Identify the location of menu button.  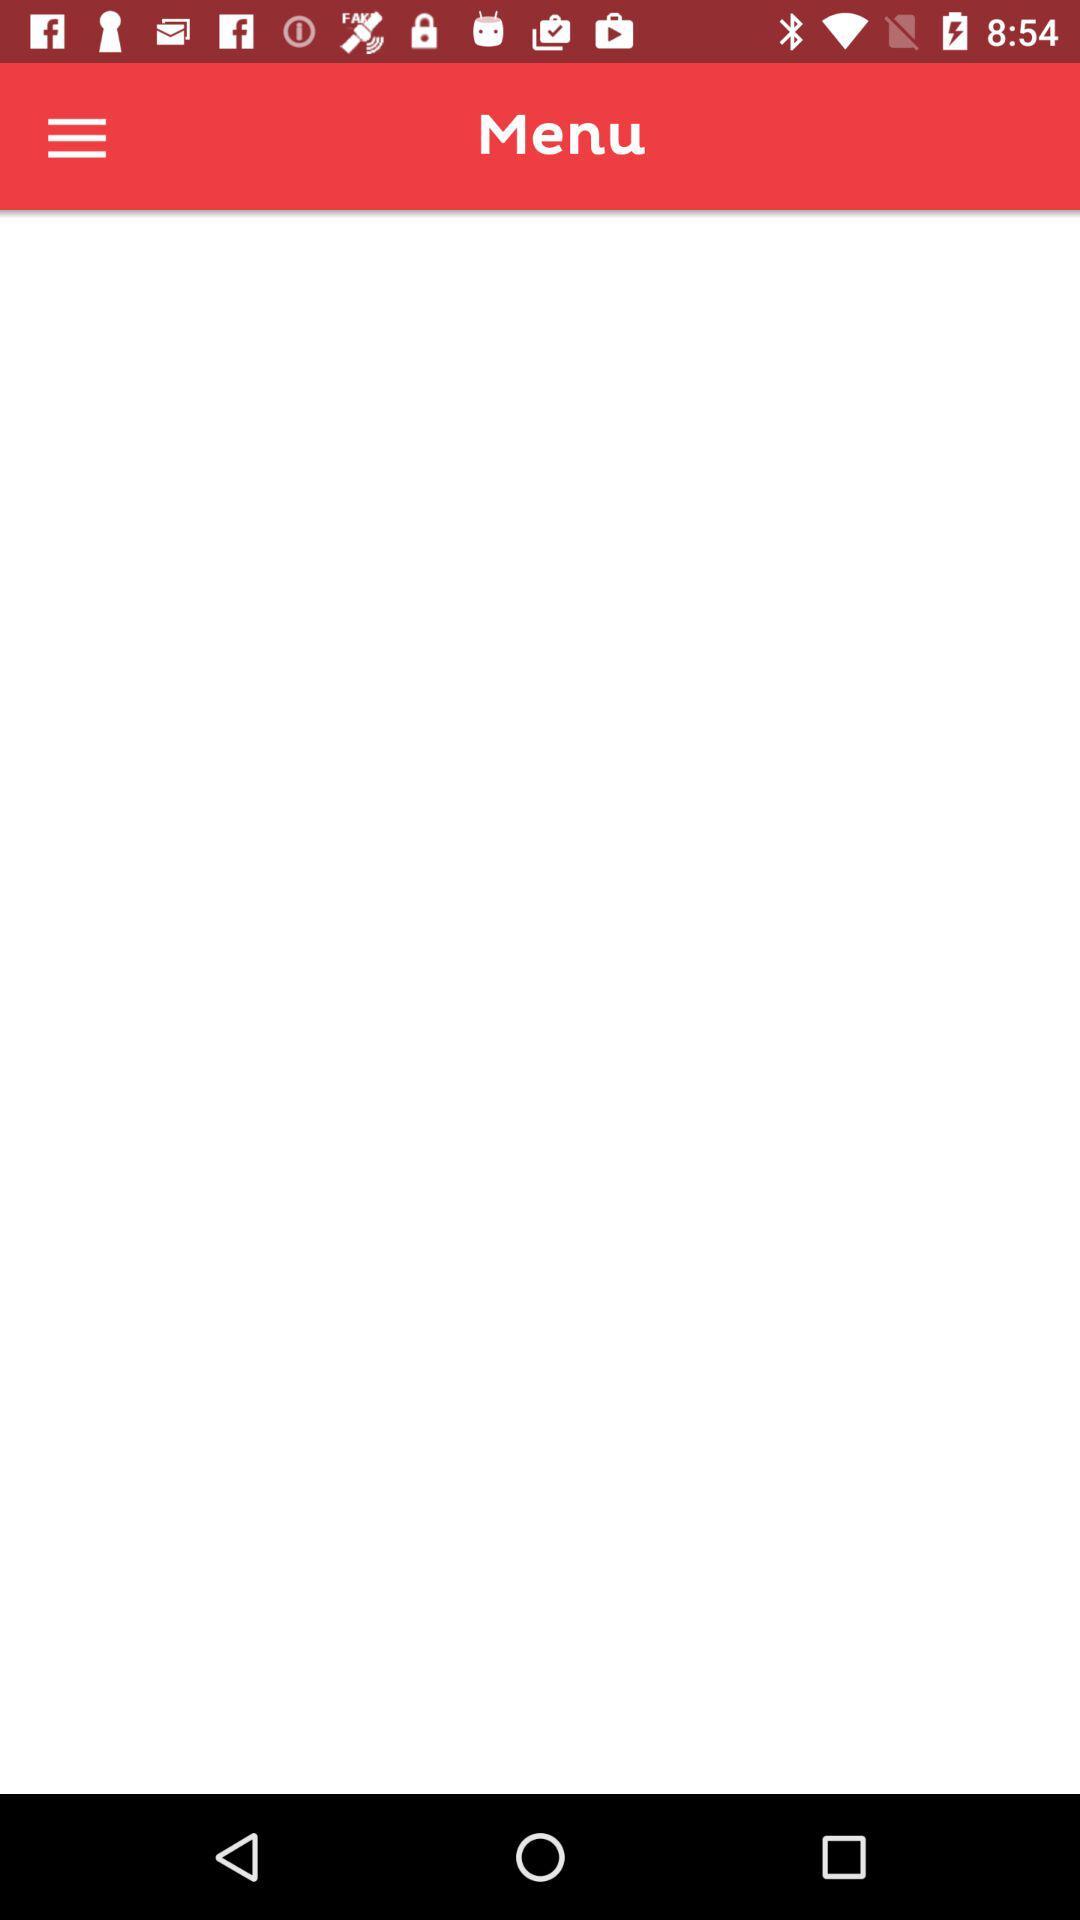
(77, 135).